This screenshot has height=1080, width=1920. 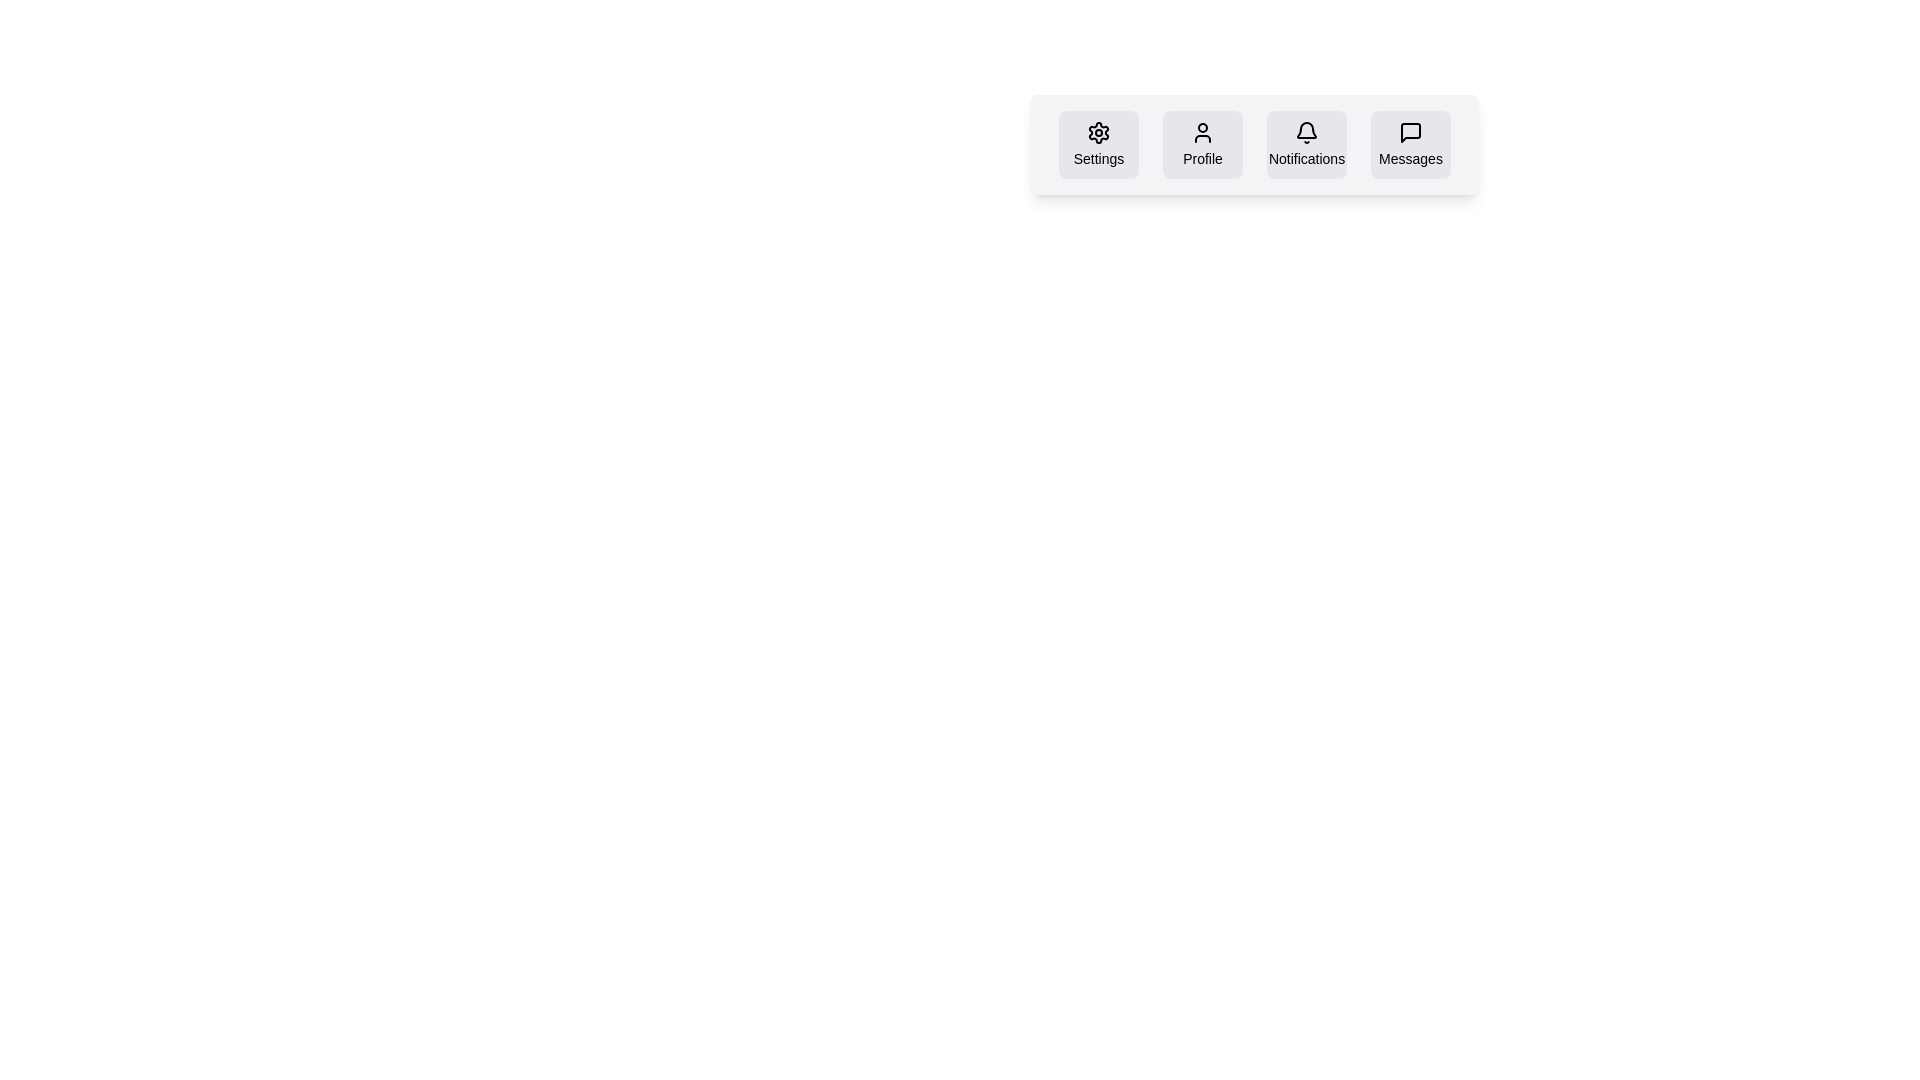 I want to click on the user profile icon located under the 'Profile' title, so click(x=1202, y=132).